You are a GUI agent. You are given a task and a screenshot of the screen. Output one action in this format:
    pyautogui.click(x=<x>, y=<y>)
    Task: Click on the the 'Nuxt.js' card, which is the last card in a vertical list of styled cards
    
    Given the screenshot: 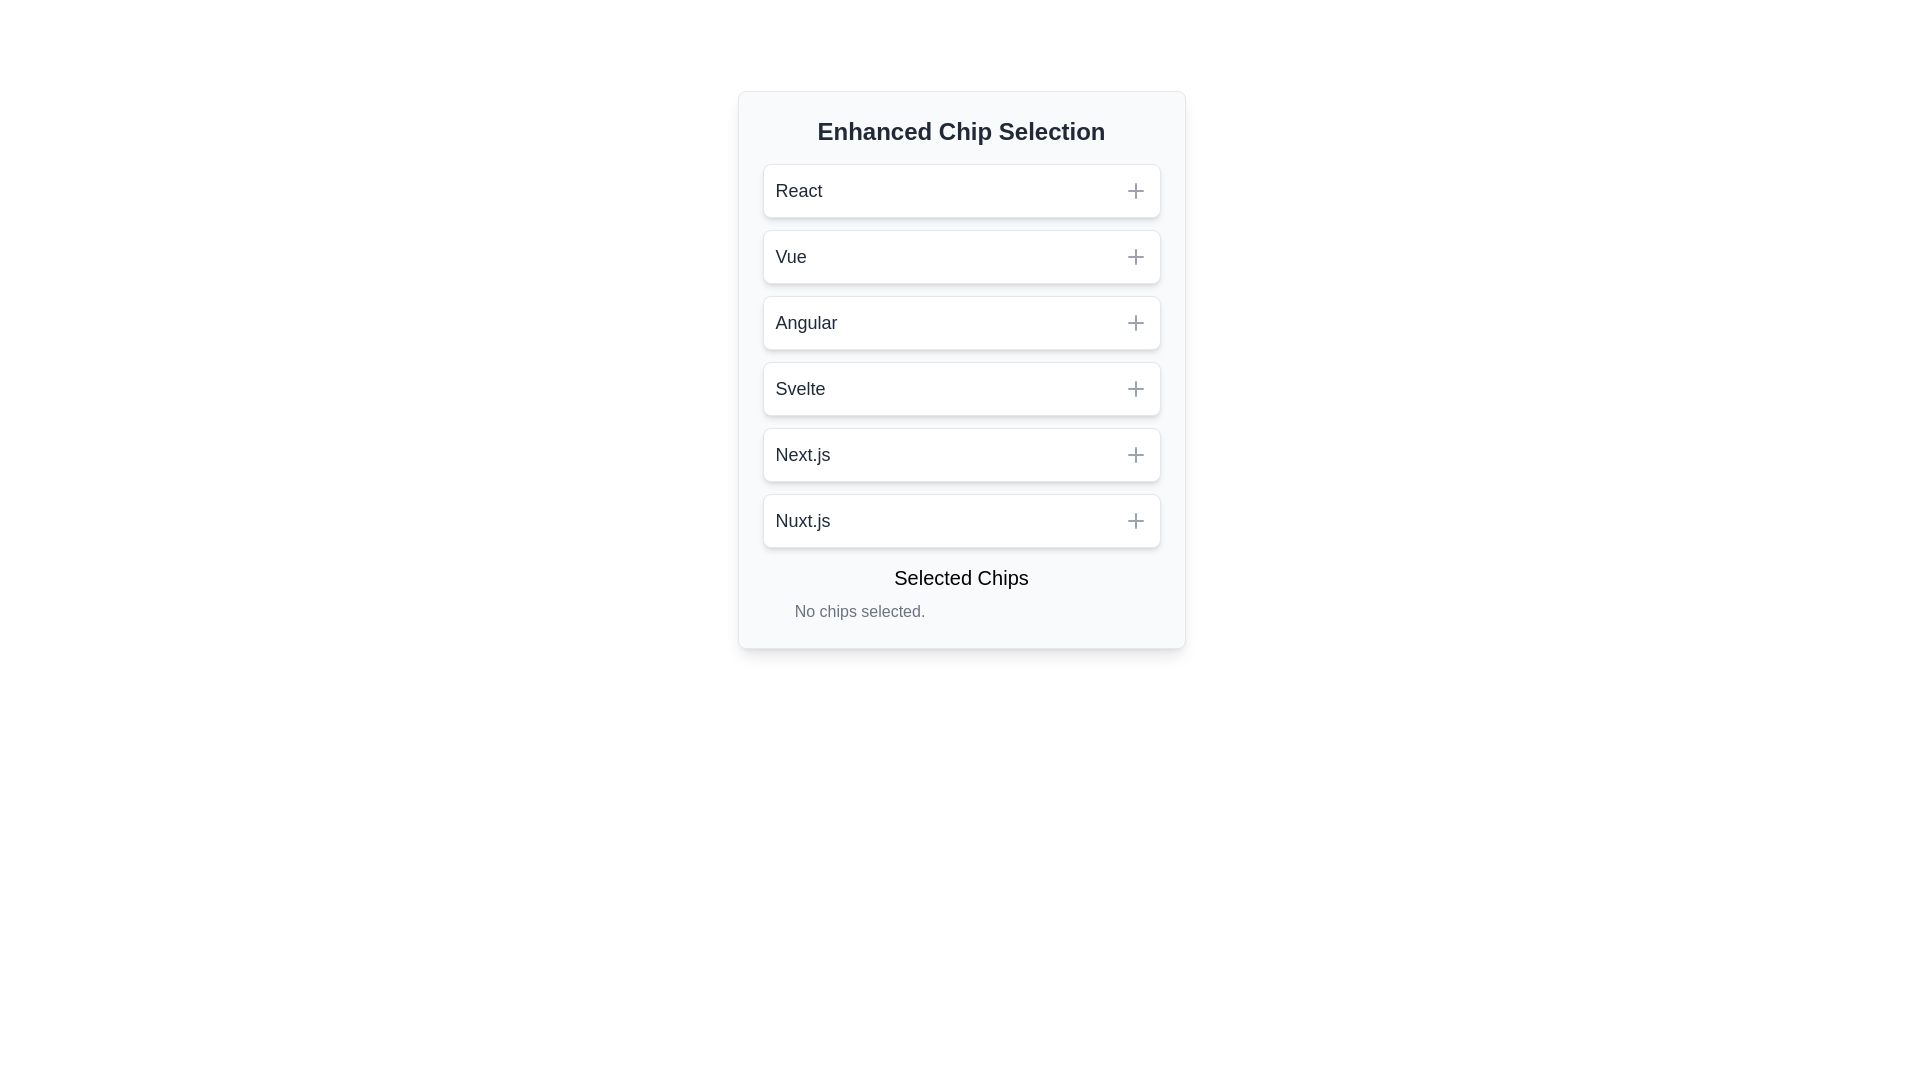 What is the action you would take?
    pyautogui.click(x=961, y=519)
    